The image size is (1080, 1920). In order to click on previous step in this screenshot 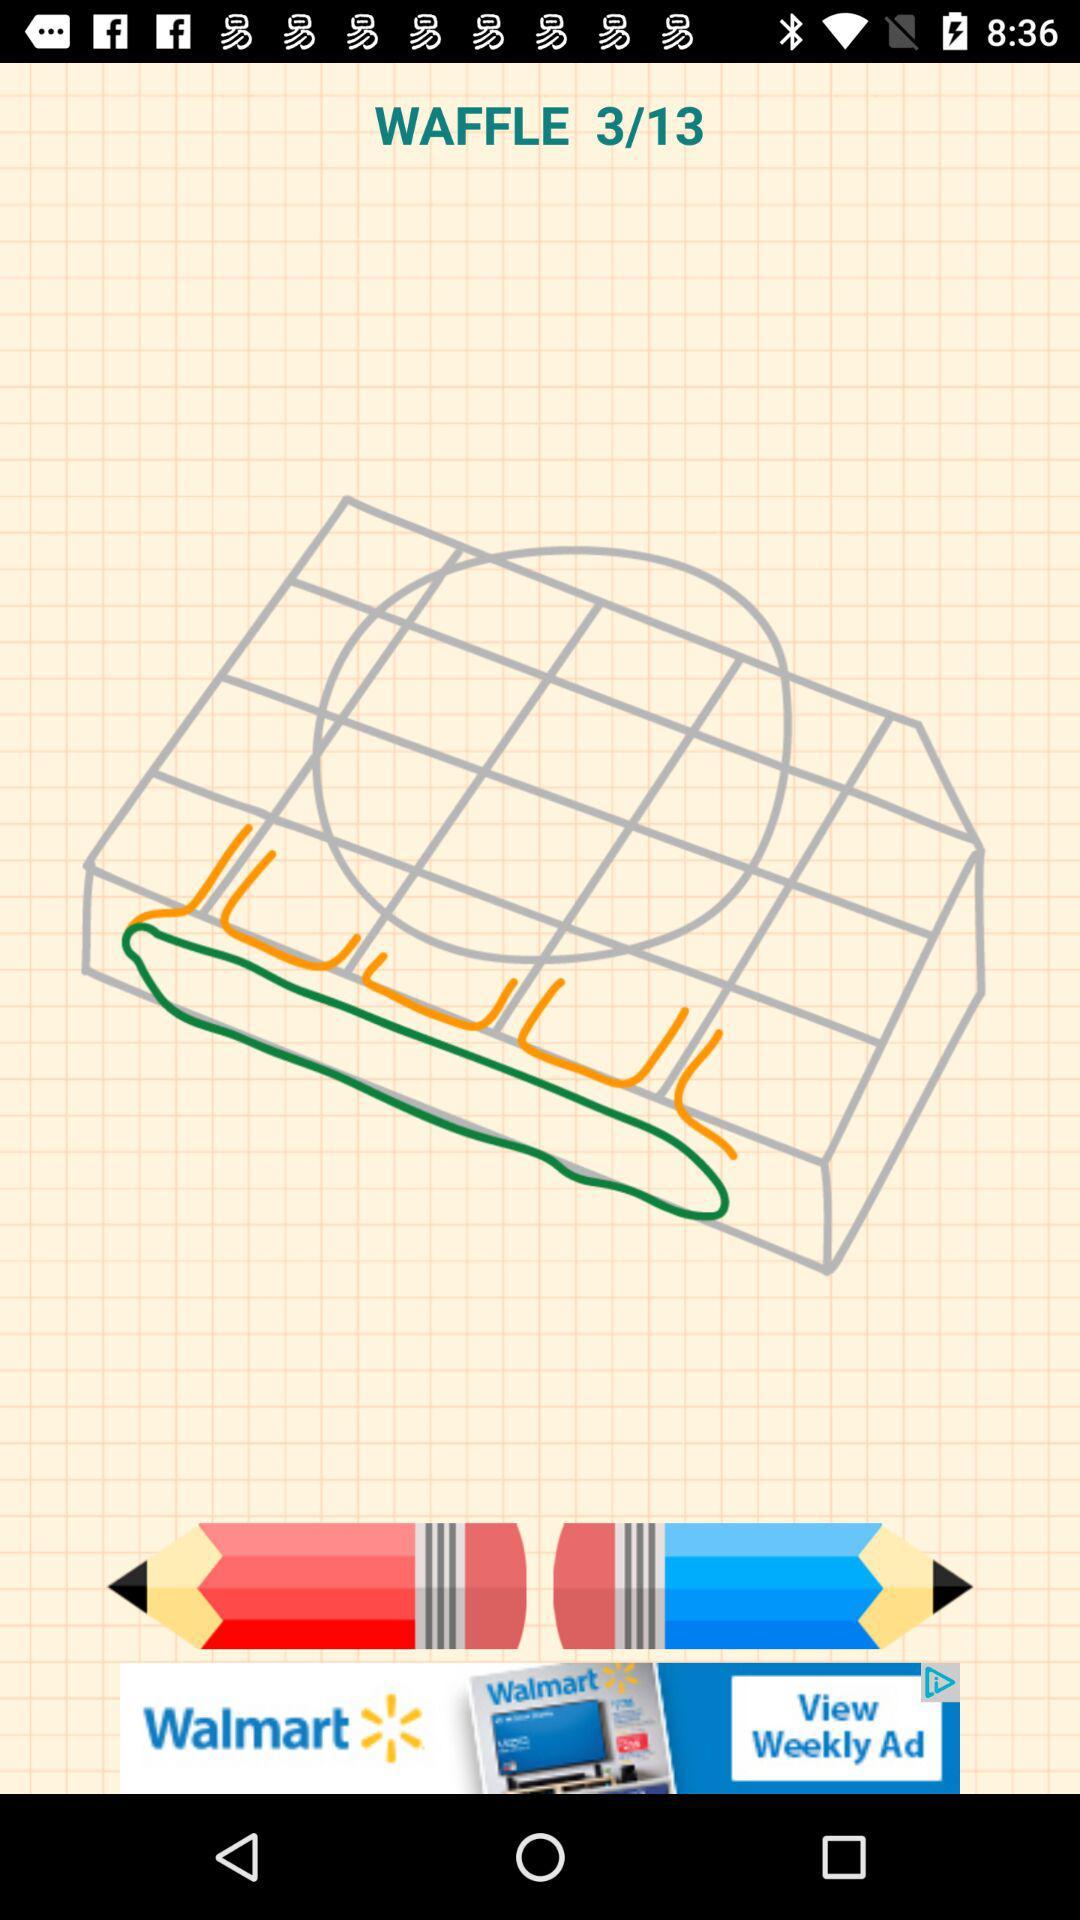, I will do `click(315, 1585)`.